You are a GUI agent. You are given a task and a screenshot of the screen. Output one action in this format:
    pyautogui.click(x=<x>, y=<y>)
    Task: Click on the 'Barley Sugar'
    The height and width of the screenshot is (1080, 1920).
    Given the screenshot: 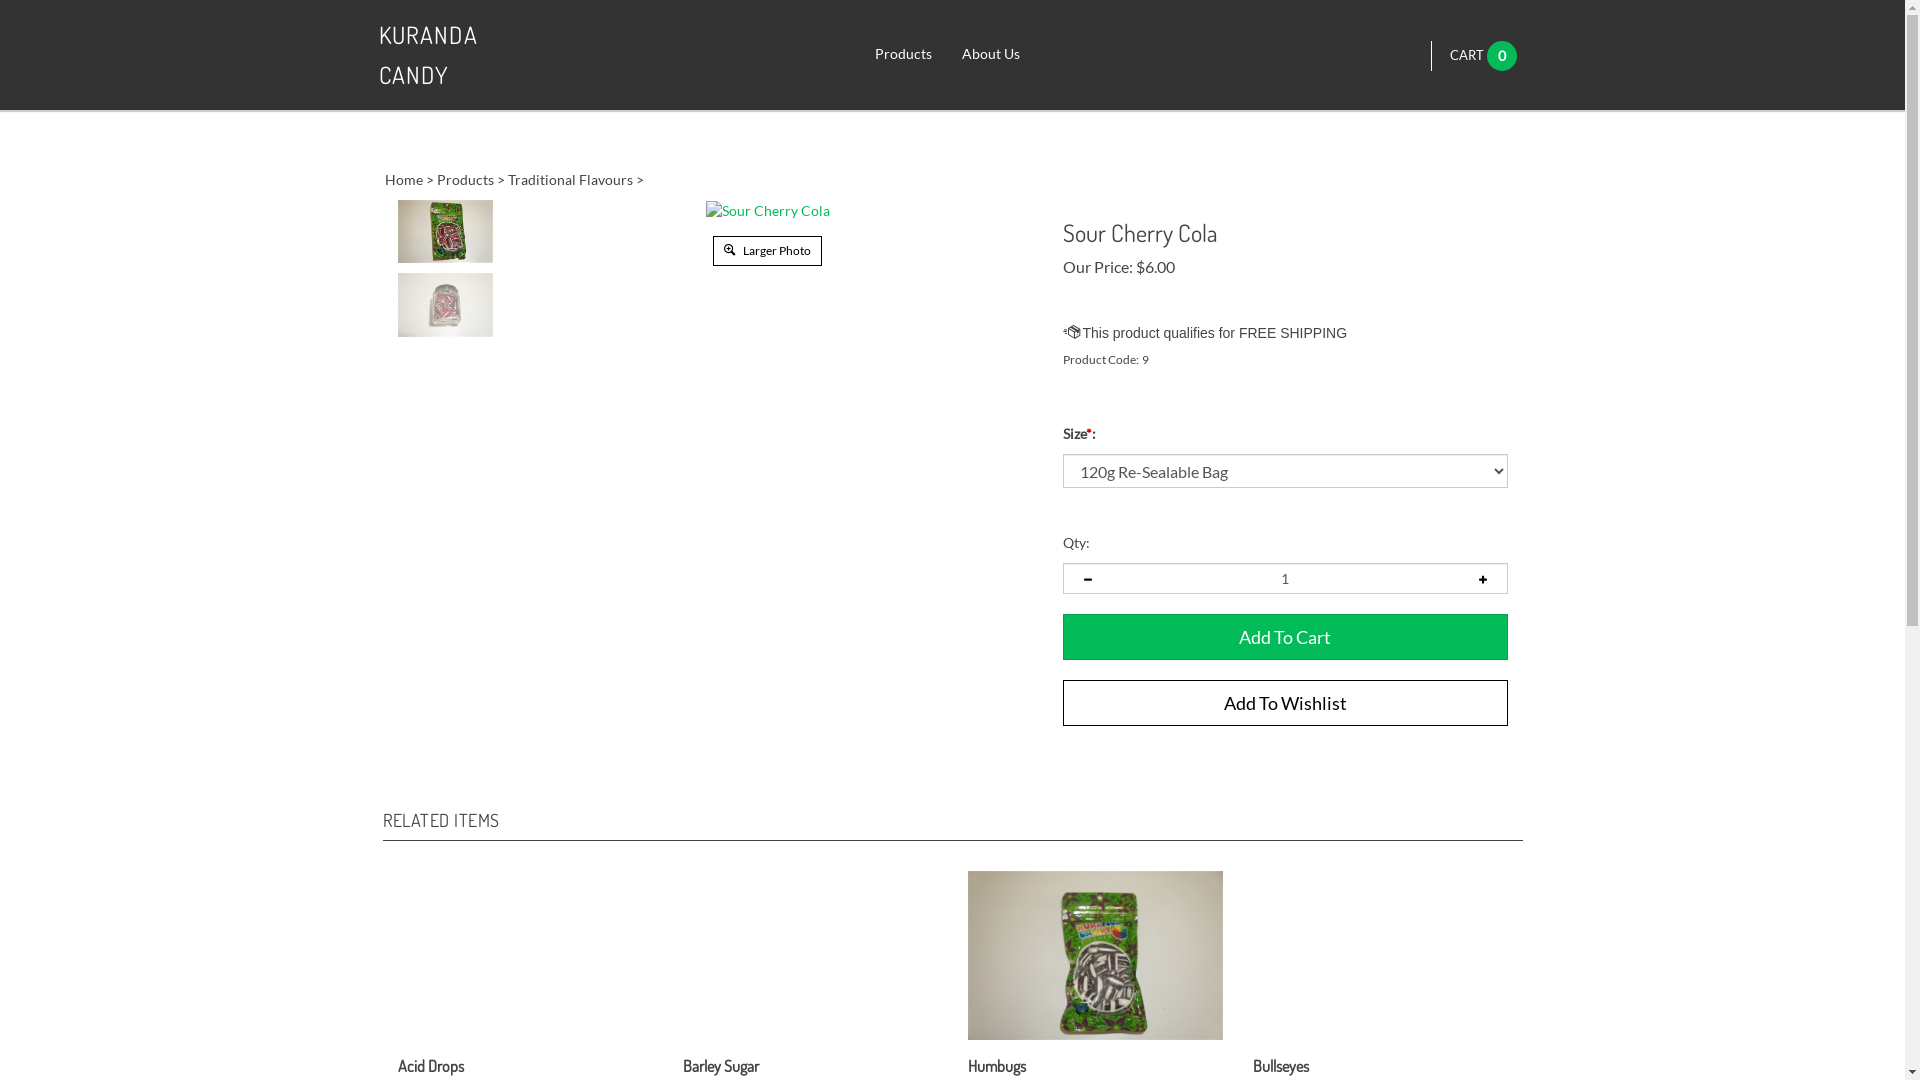 What is the action you would take?
    pyautogui.click(x=720, y=1065)
    